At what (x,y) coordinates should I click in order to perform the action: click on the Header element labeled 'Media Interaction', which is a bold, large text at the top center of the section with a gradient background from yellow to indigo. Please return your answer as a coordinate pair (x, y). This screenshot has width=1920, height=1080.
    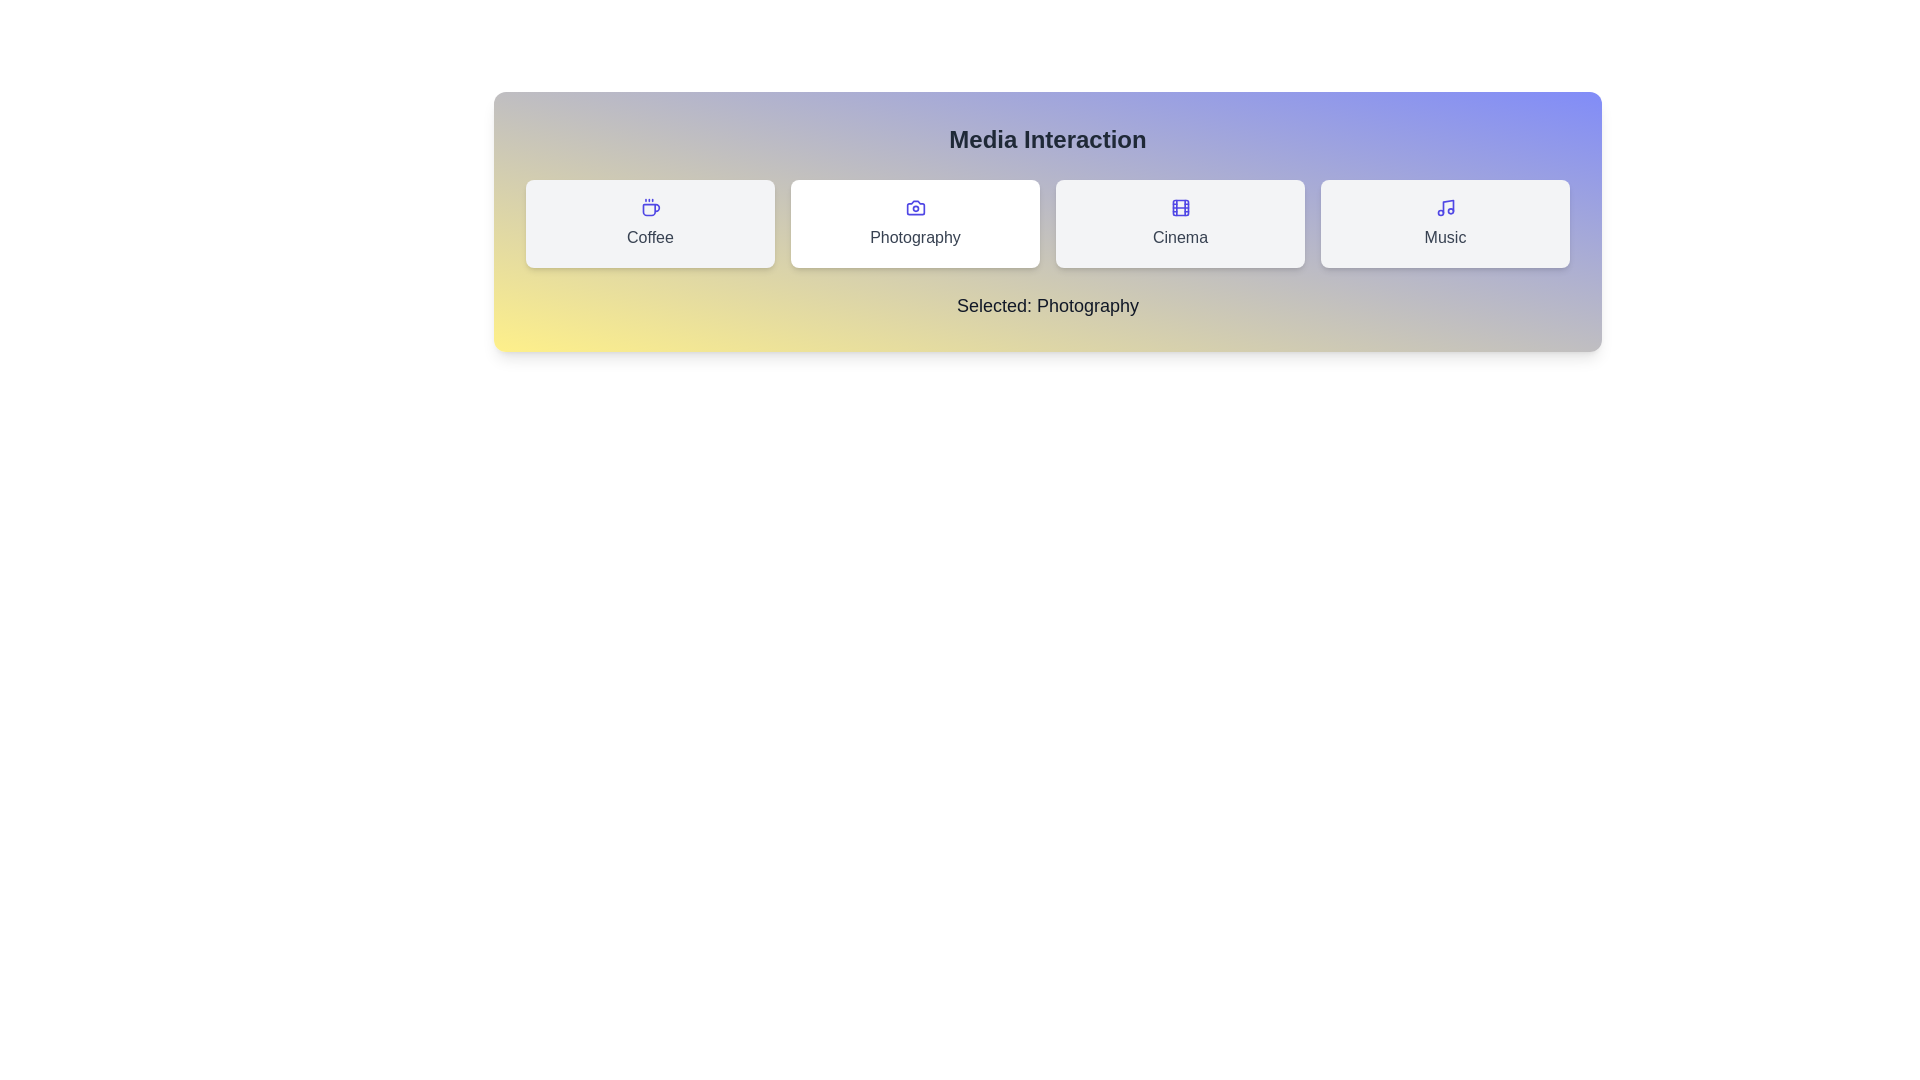
    Looking at the image, I should click on (1046, 138).